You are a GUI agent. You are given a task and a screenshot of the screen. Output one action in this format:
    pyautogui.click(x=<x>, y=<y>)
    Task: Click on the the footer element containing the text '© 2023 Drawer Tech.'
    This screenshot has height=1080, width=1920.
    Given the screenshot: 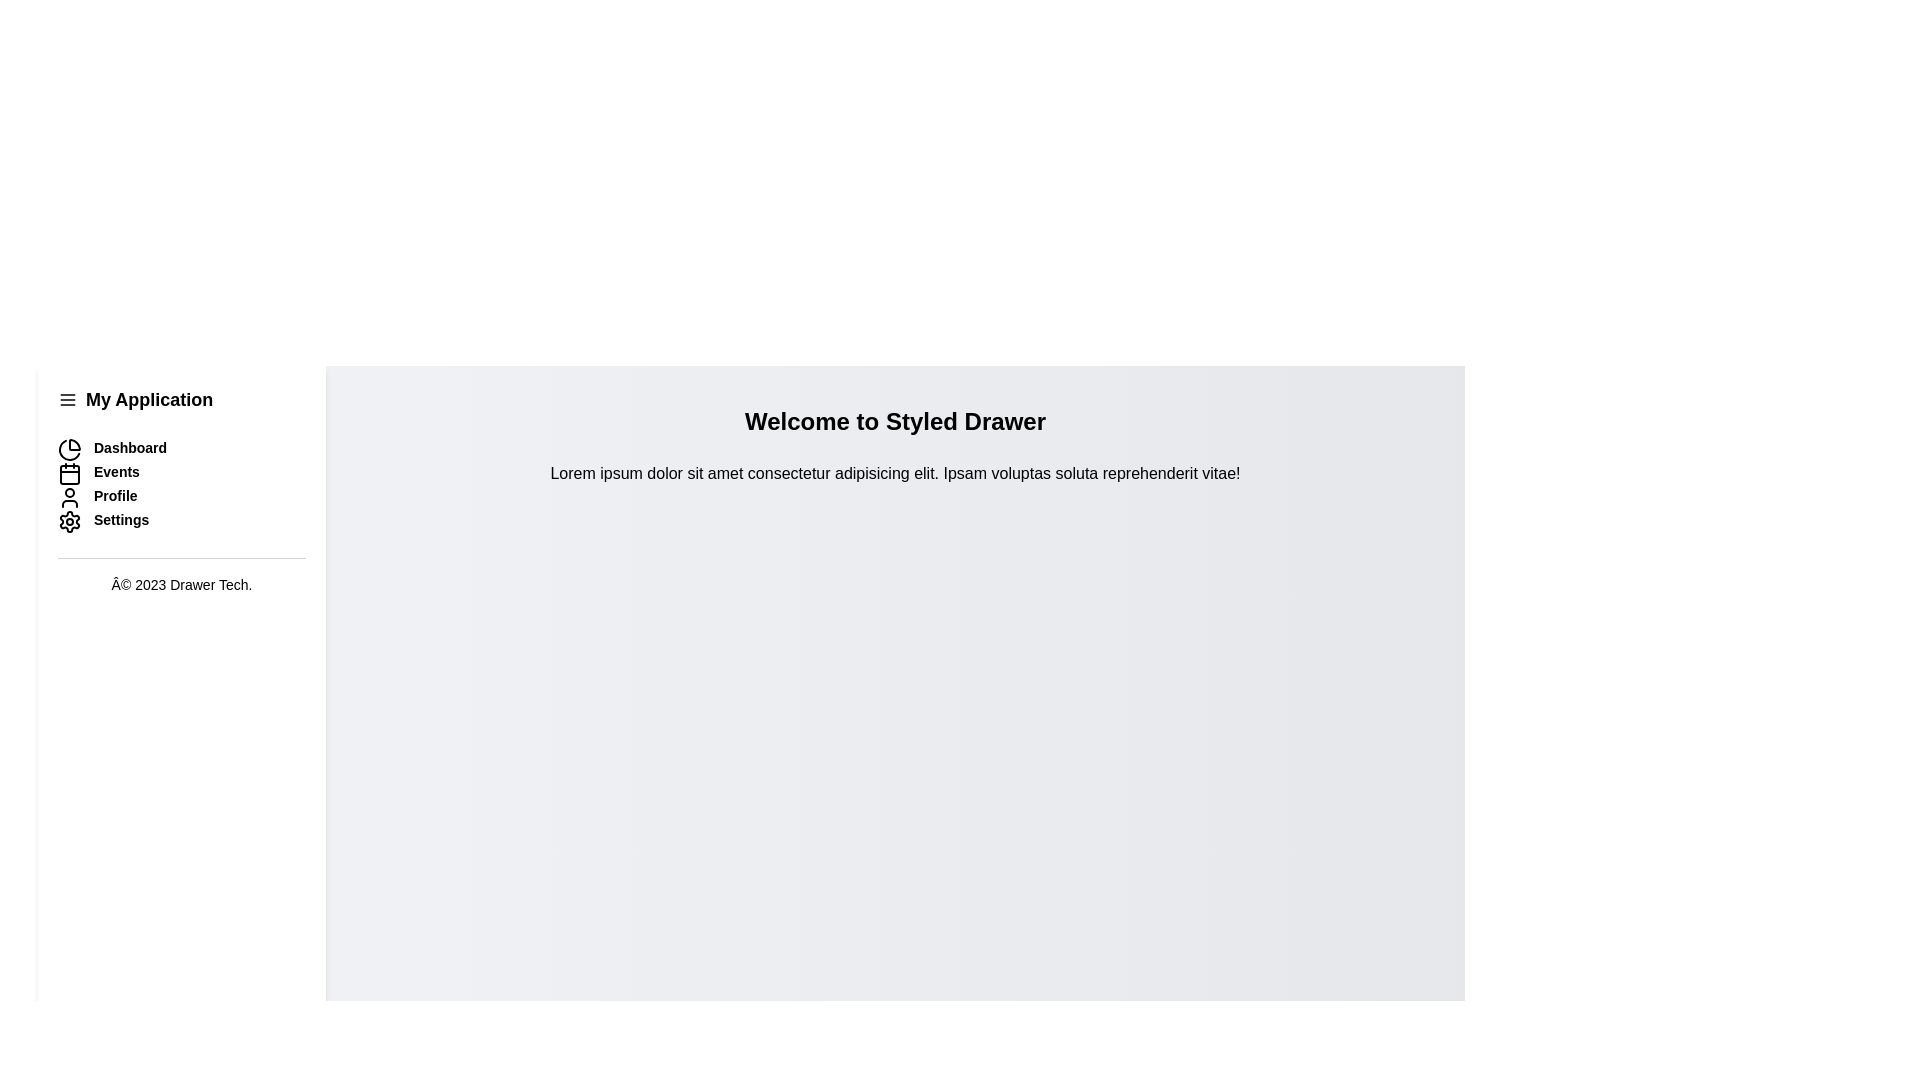 What is the action you would take?
    pyautogui.click(x=182, y=576)
    